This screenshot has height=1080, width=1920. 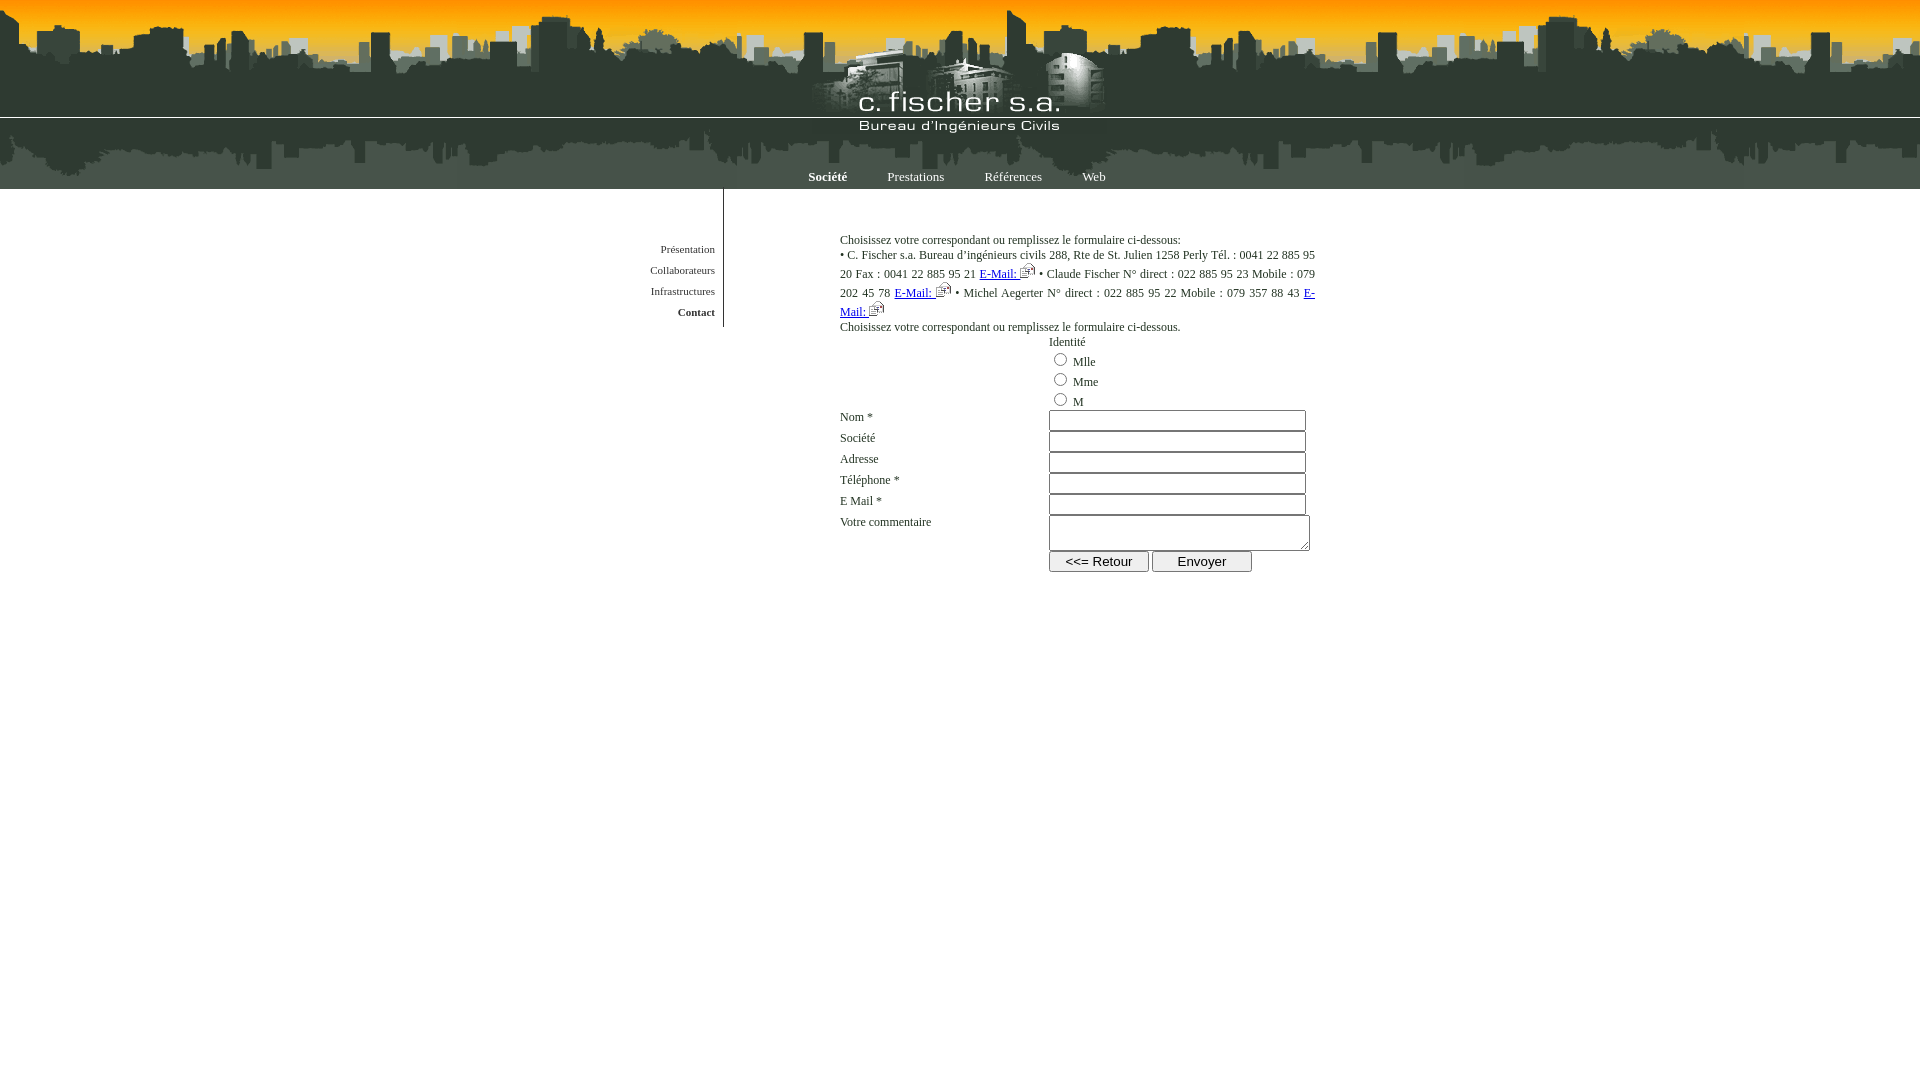 What do you see at coordinates (867, 175) in the screenshot?
I see `'Prestations'` at bounding box center [867, 175].